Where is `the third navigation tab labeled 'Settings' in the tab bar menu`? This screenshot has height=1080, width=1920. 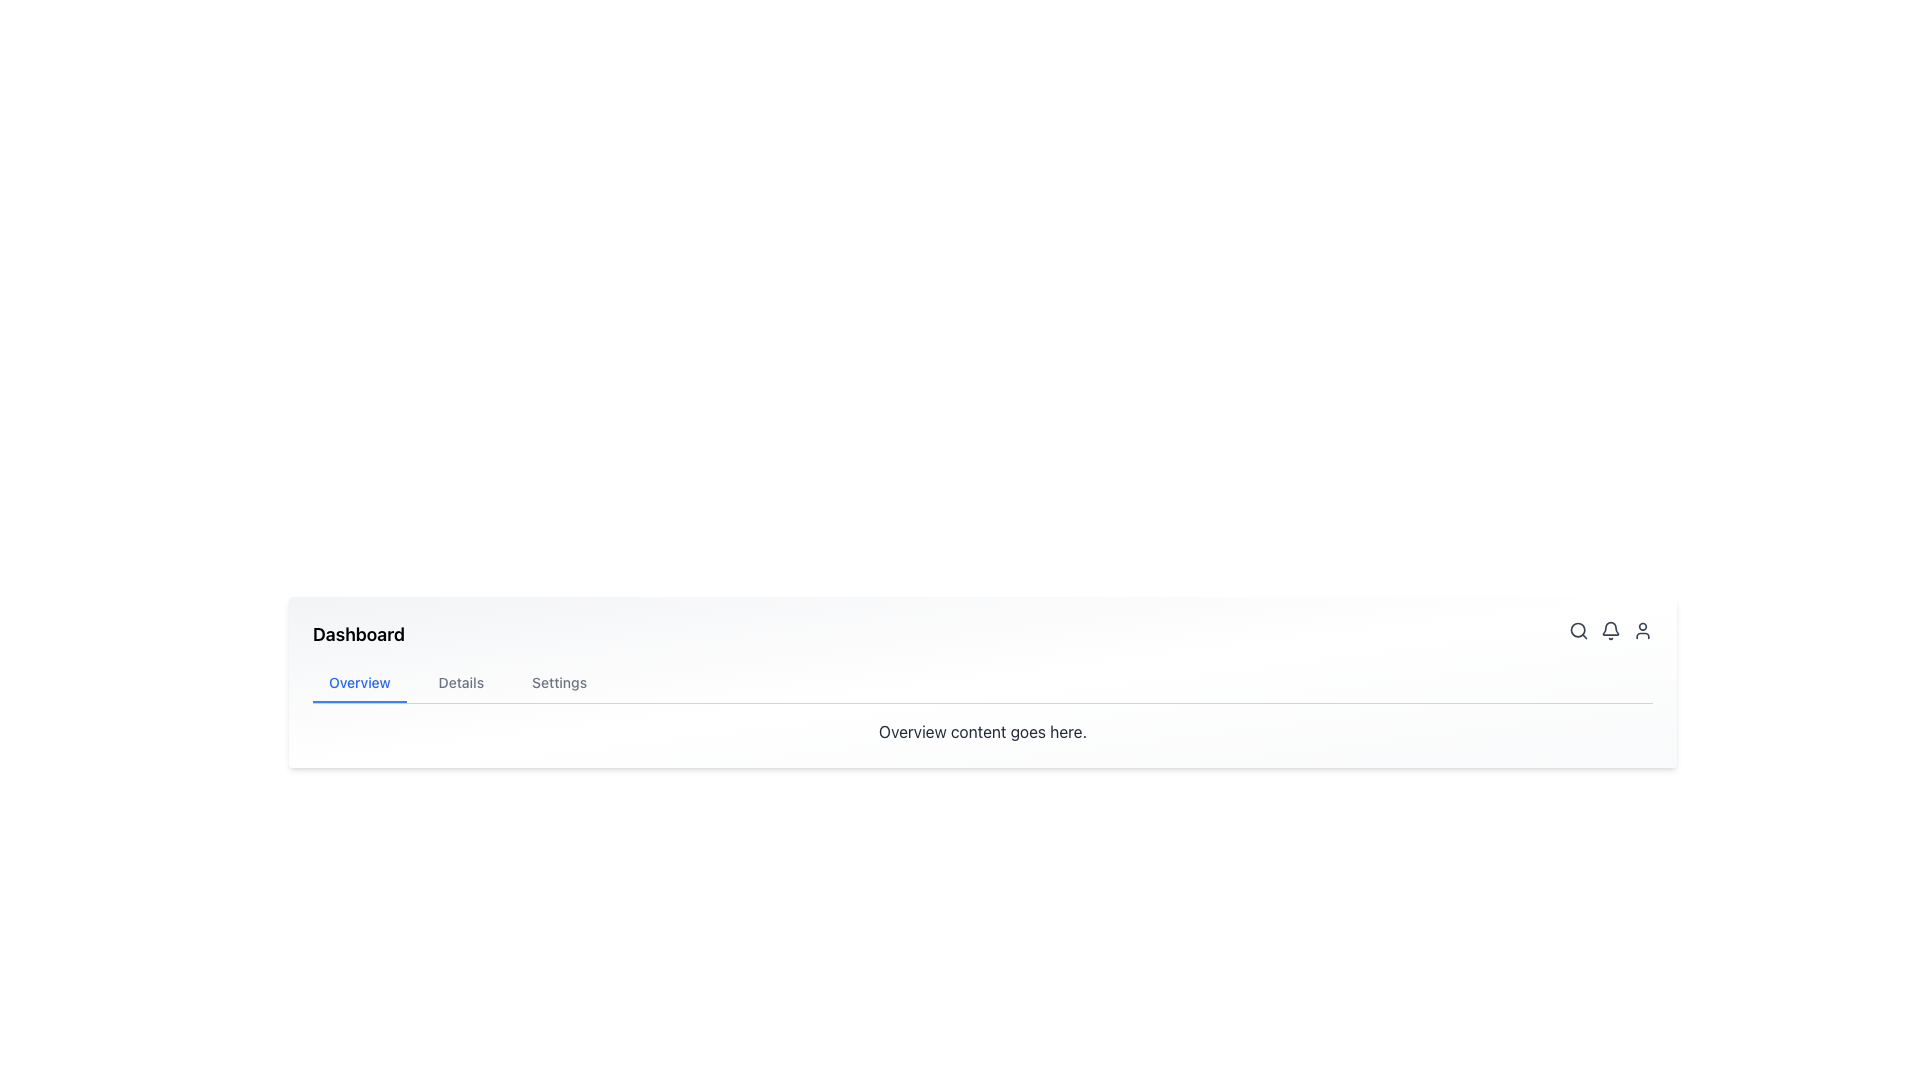 the third navigation tab labeled 'Settings' in the tab bar menu is located at coordinates (559, 682).